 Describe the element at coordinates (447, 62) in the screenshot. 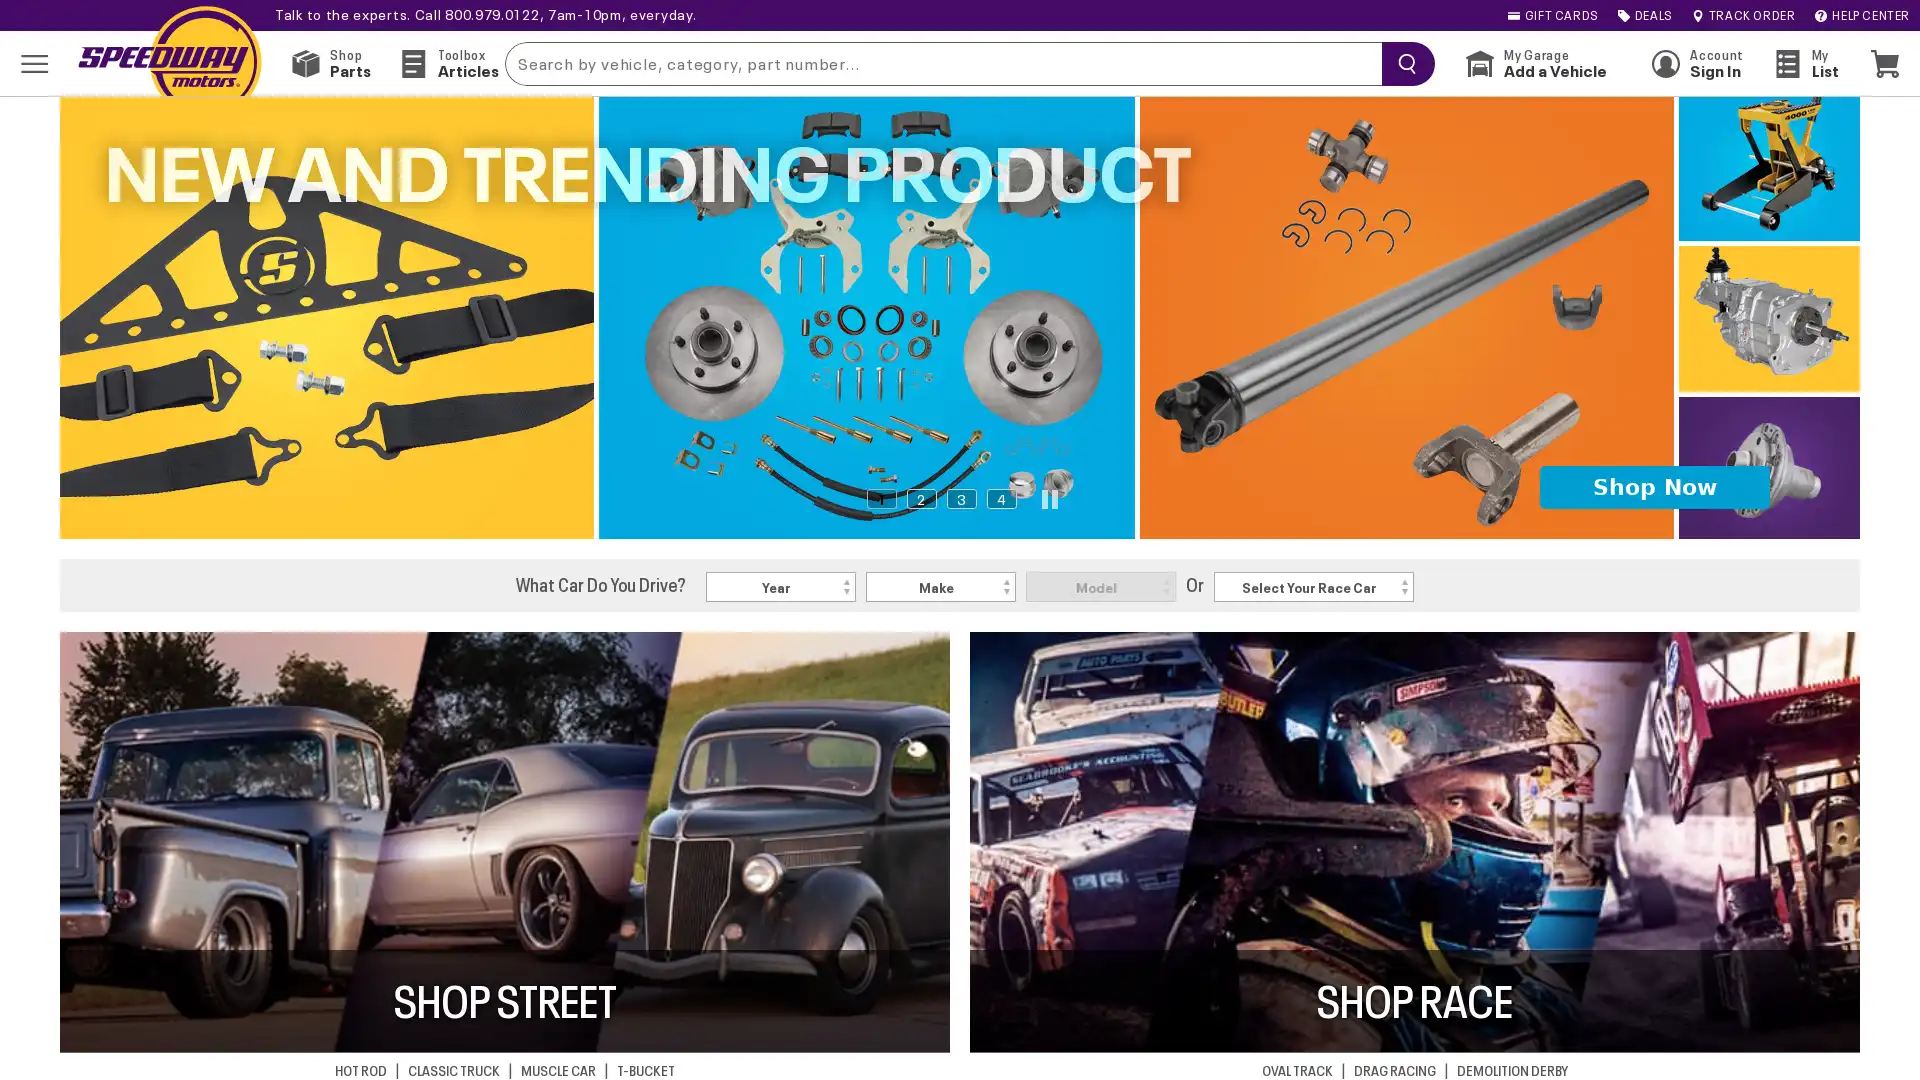

I see `Toolbox Articles` at that location.